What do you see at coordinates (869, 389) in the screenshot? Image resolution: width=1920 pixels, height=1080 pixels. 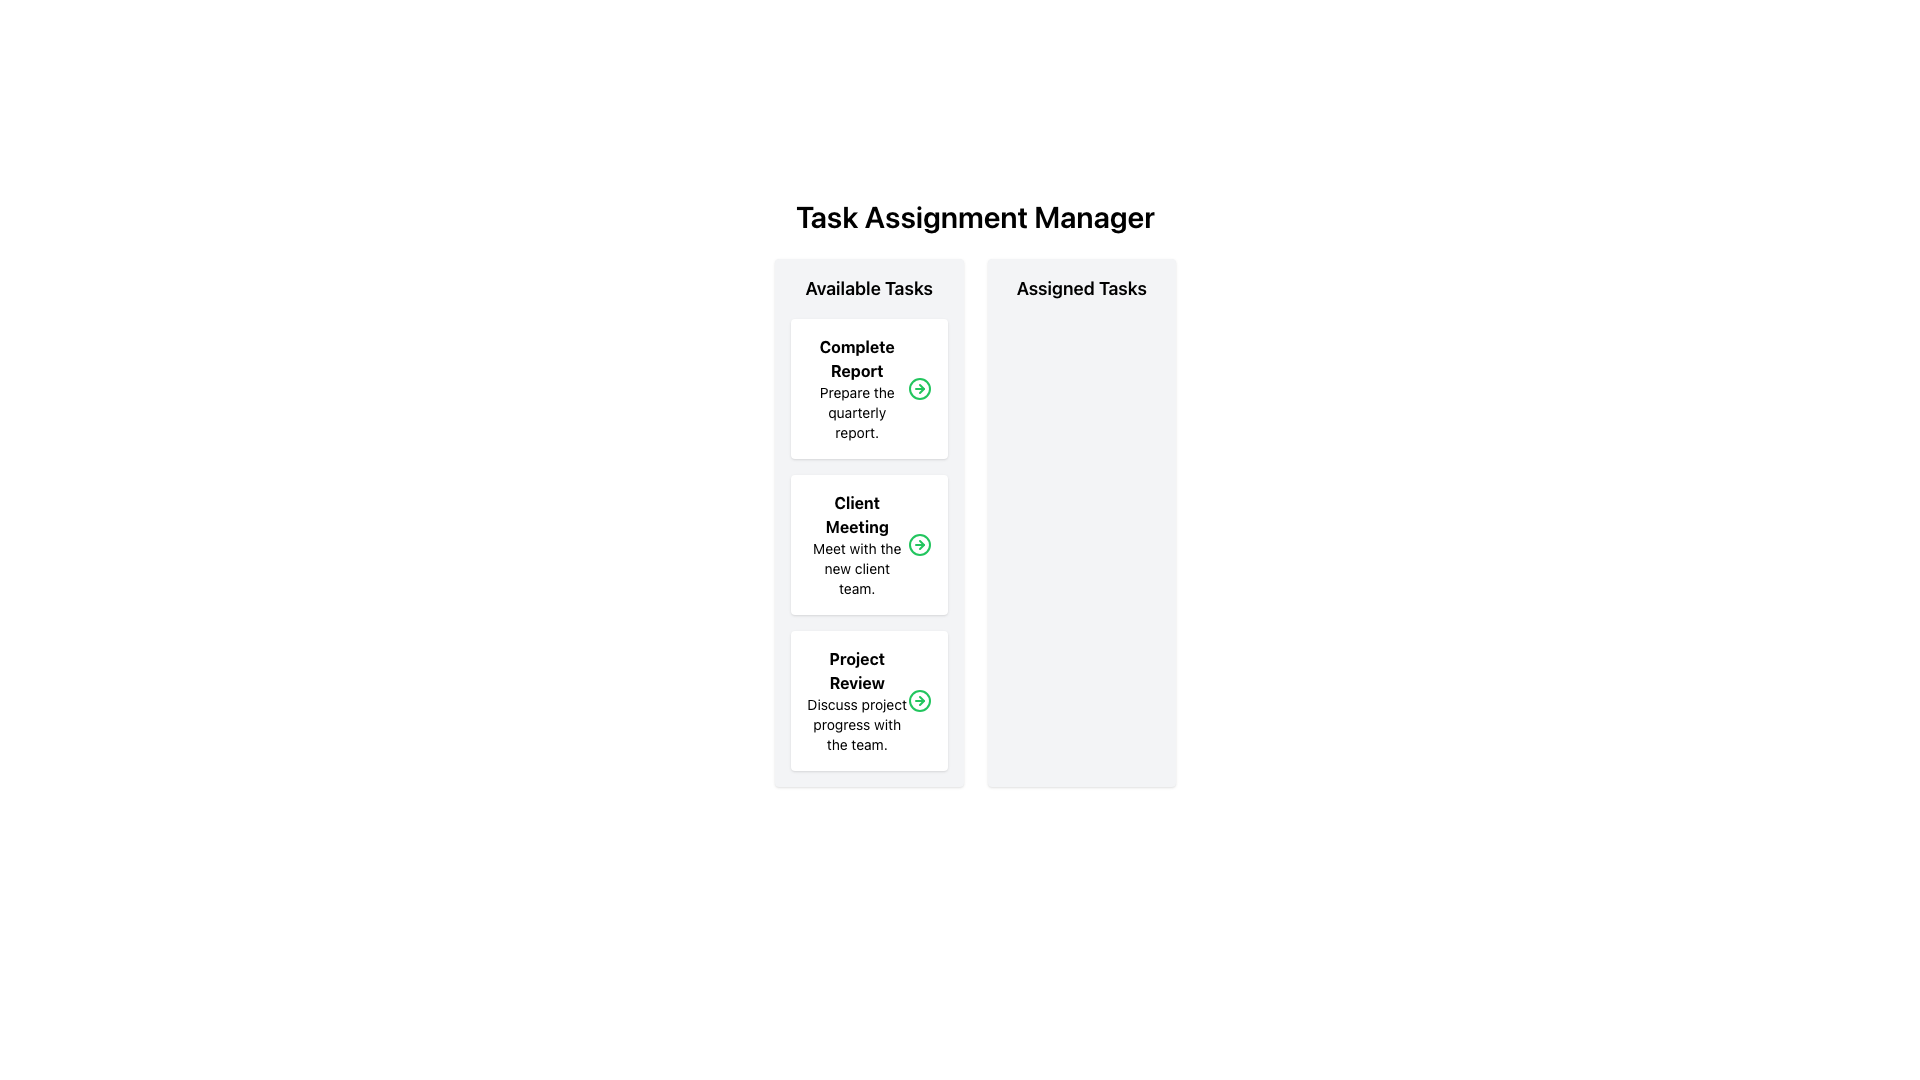 I see `the 'Complete Report' task card, which features bold text and a green circular icon` at bounding box center [869, 389].